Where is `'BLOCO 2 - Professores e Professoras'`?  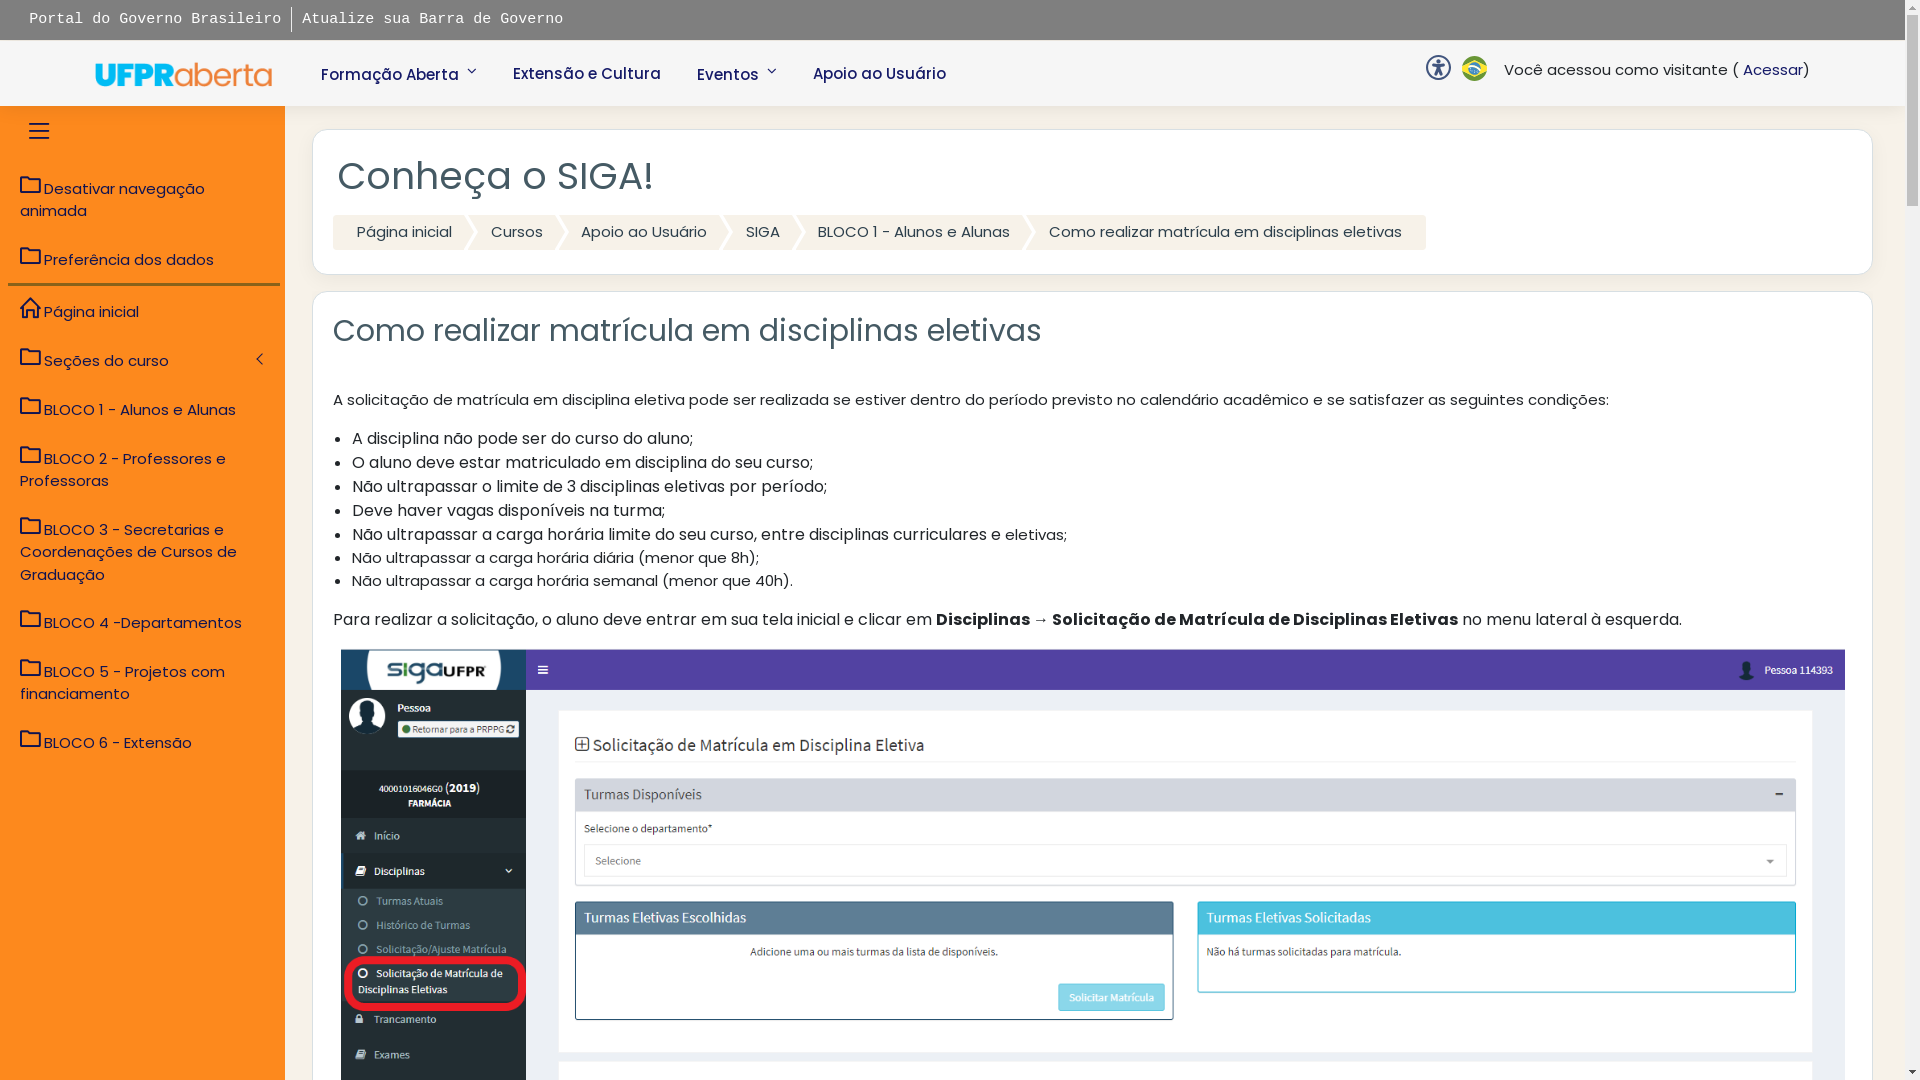 'BLOCO 2 - Professores e Professoras' is located at coordinates (143, 469).